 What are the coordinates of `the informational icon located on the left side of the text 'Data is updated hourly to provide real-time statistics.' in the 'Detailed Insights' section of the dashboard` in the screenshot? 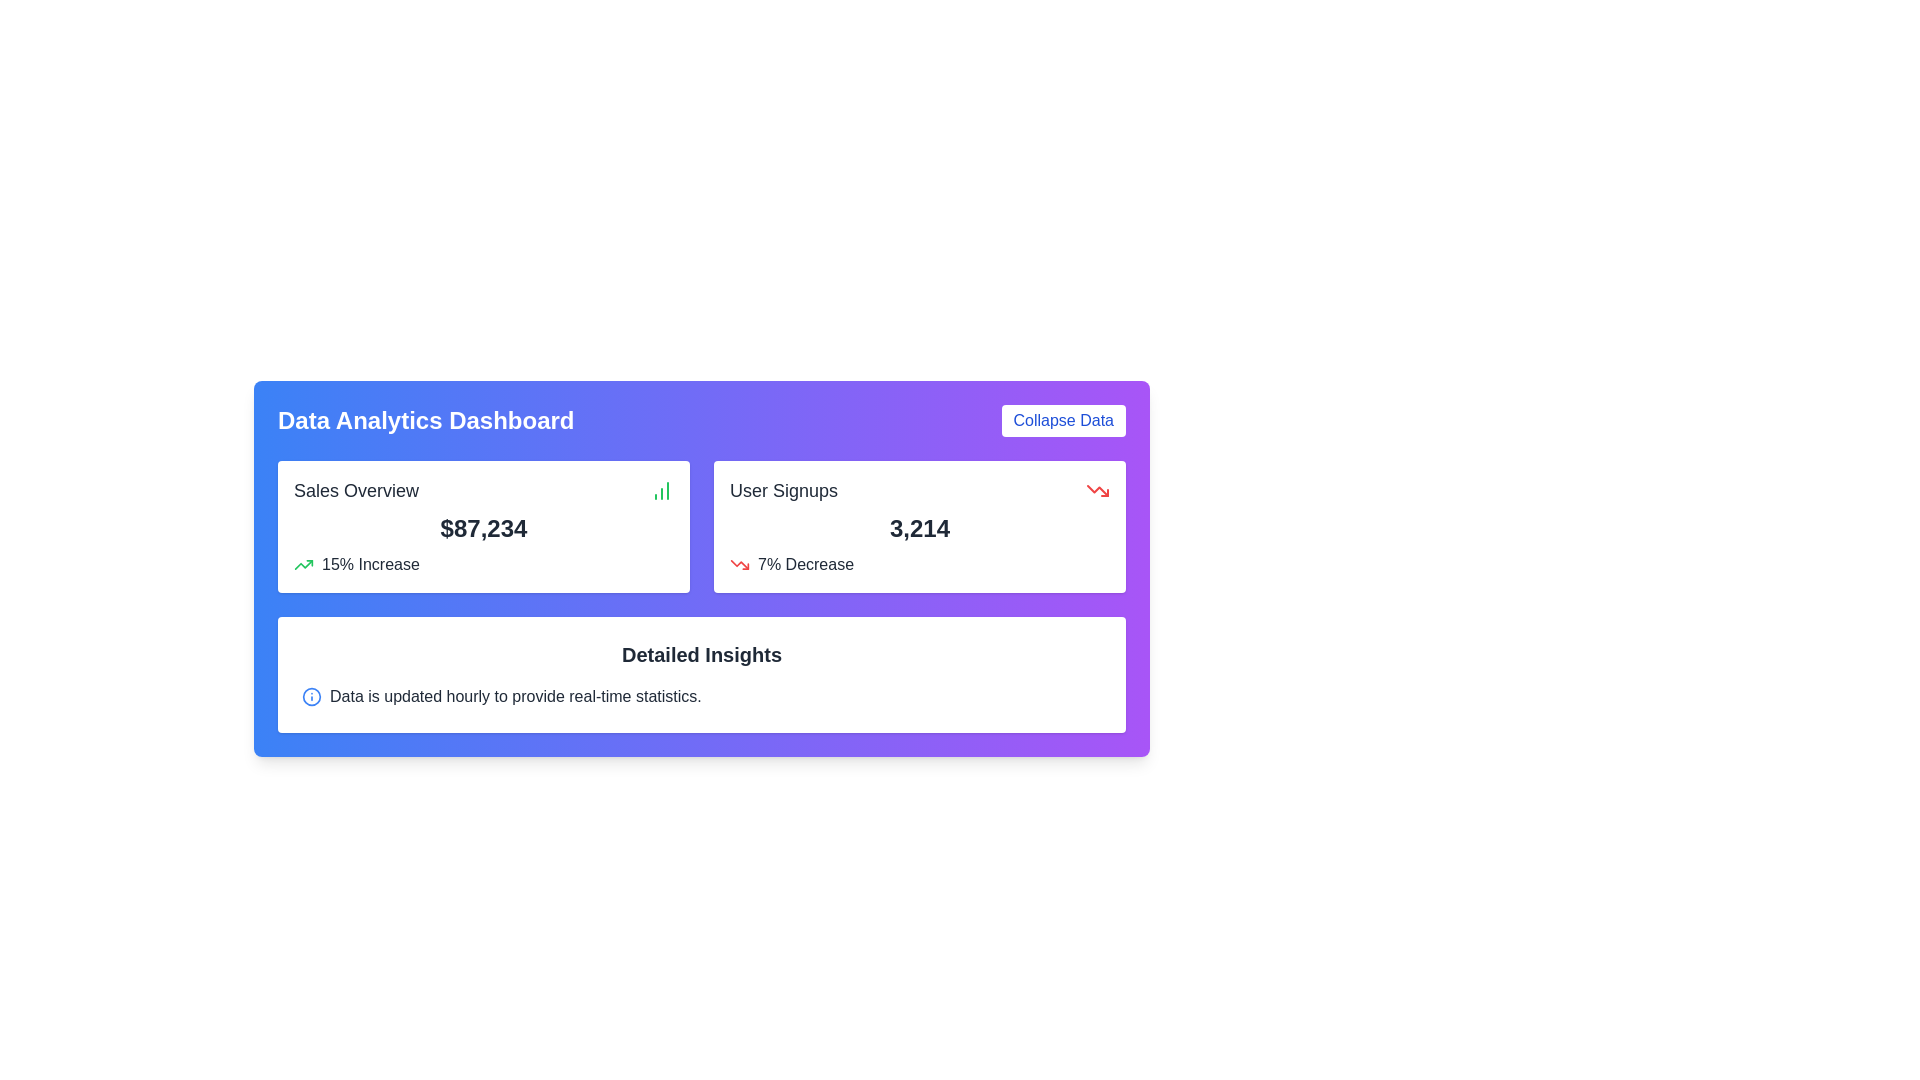 It's located at (311, 696).